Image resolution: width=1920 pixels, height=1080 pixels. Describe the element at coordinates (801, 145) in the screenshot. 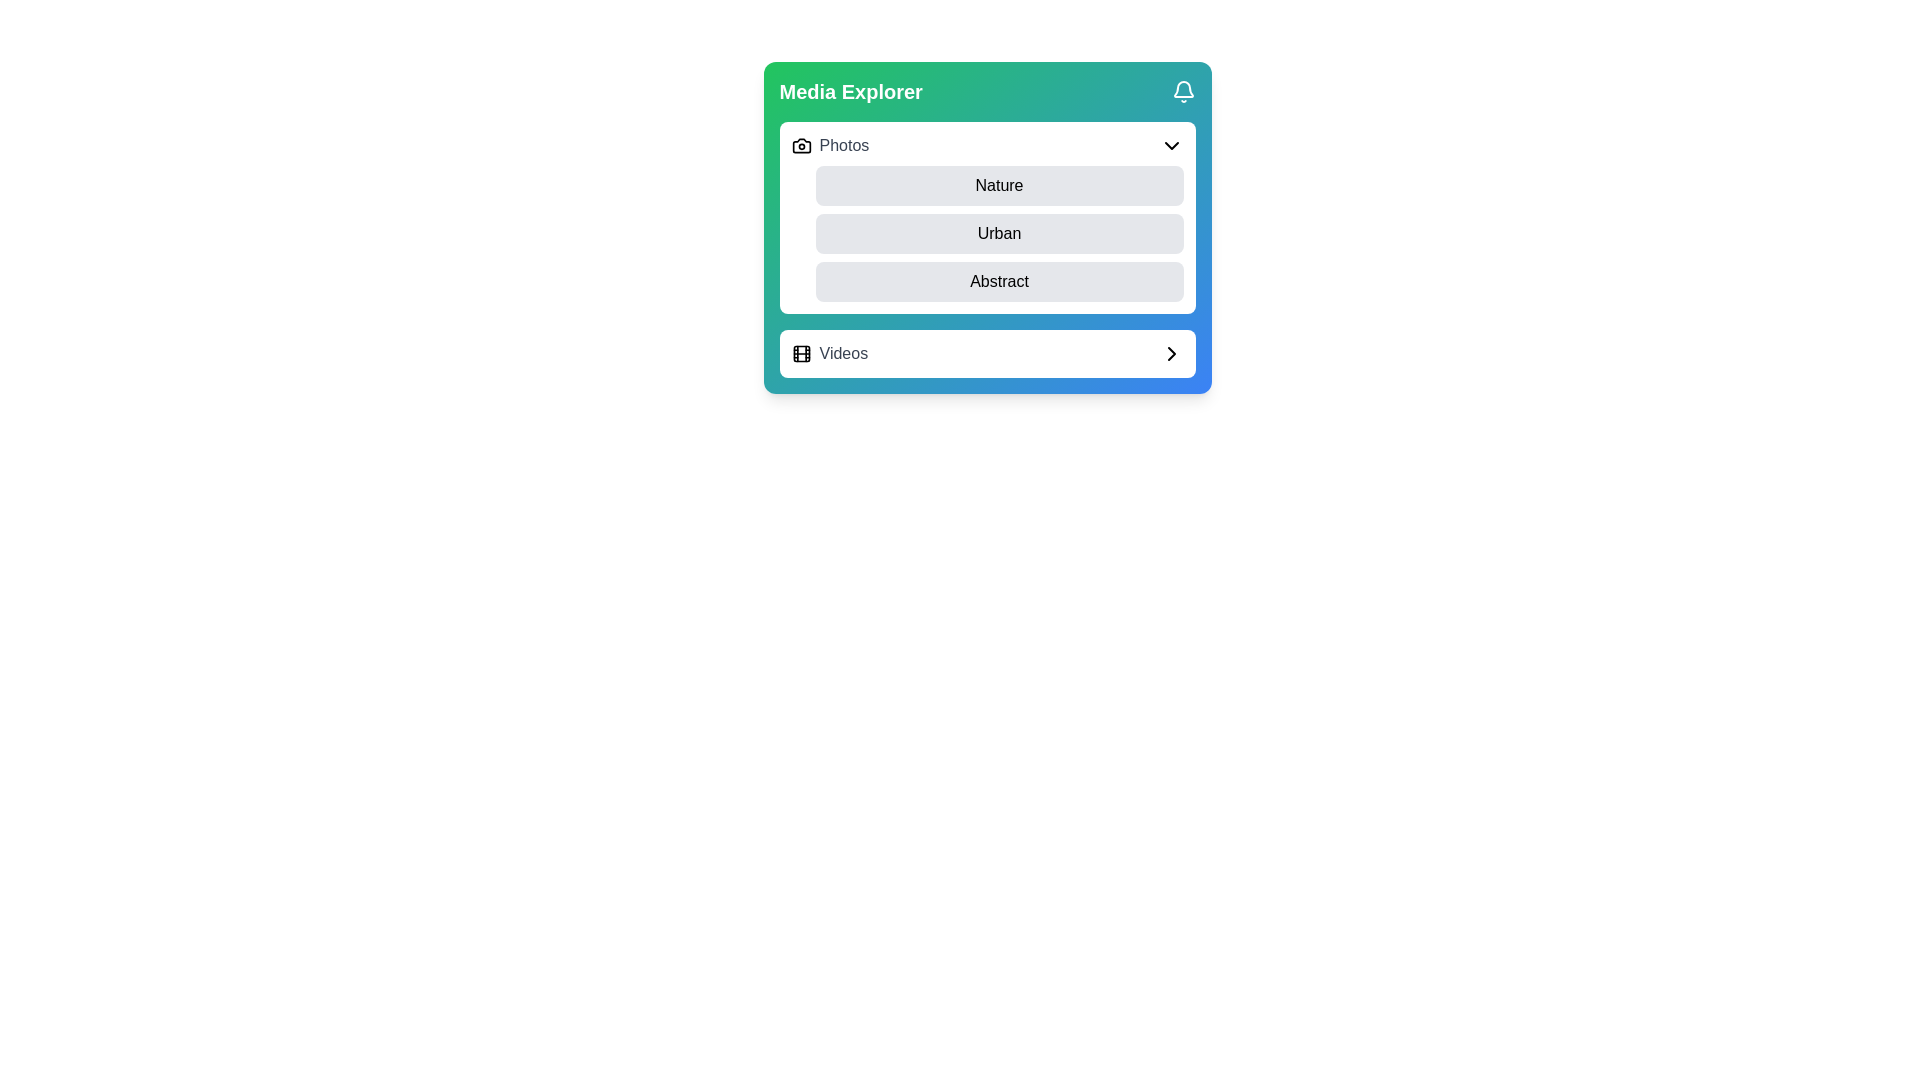

I see `the camera icon located to the left of the 'Photos' label in the 'Media Explorer' section` at that location.